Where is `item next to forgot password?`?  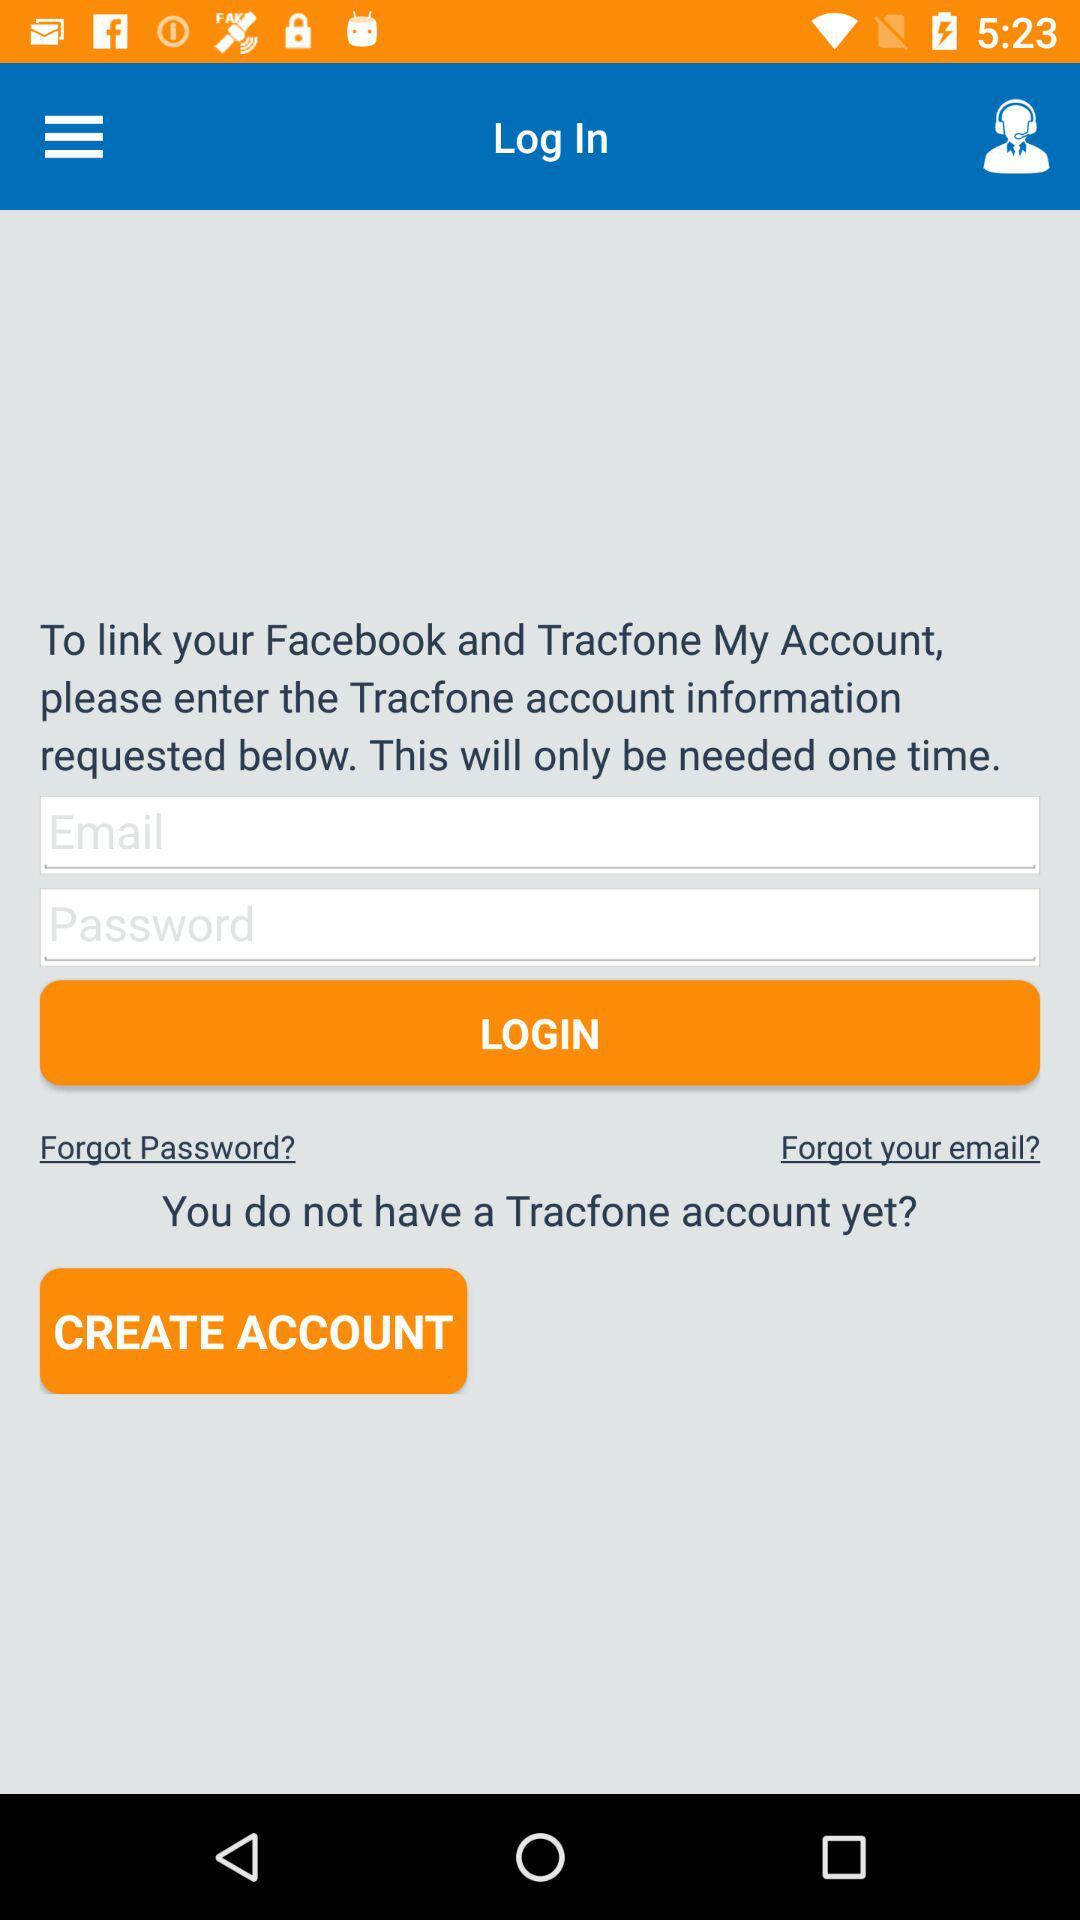
item next to forgot password? is located at coordinates (910, 1146).